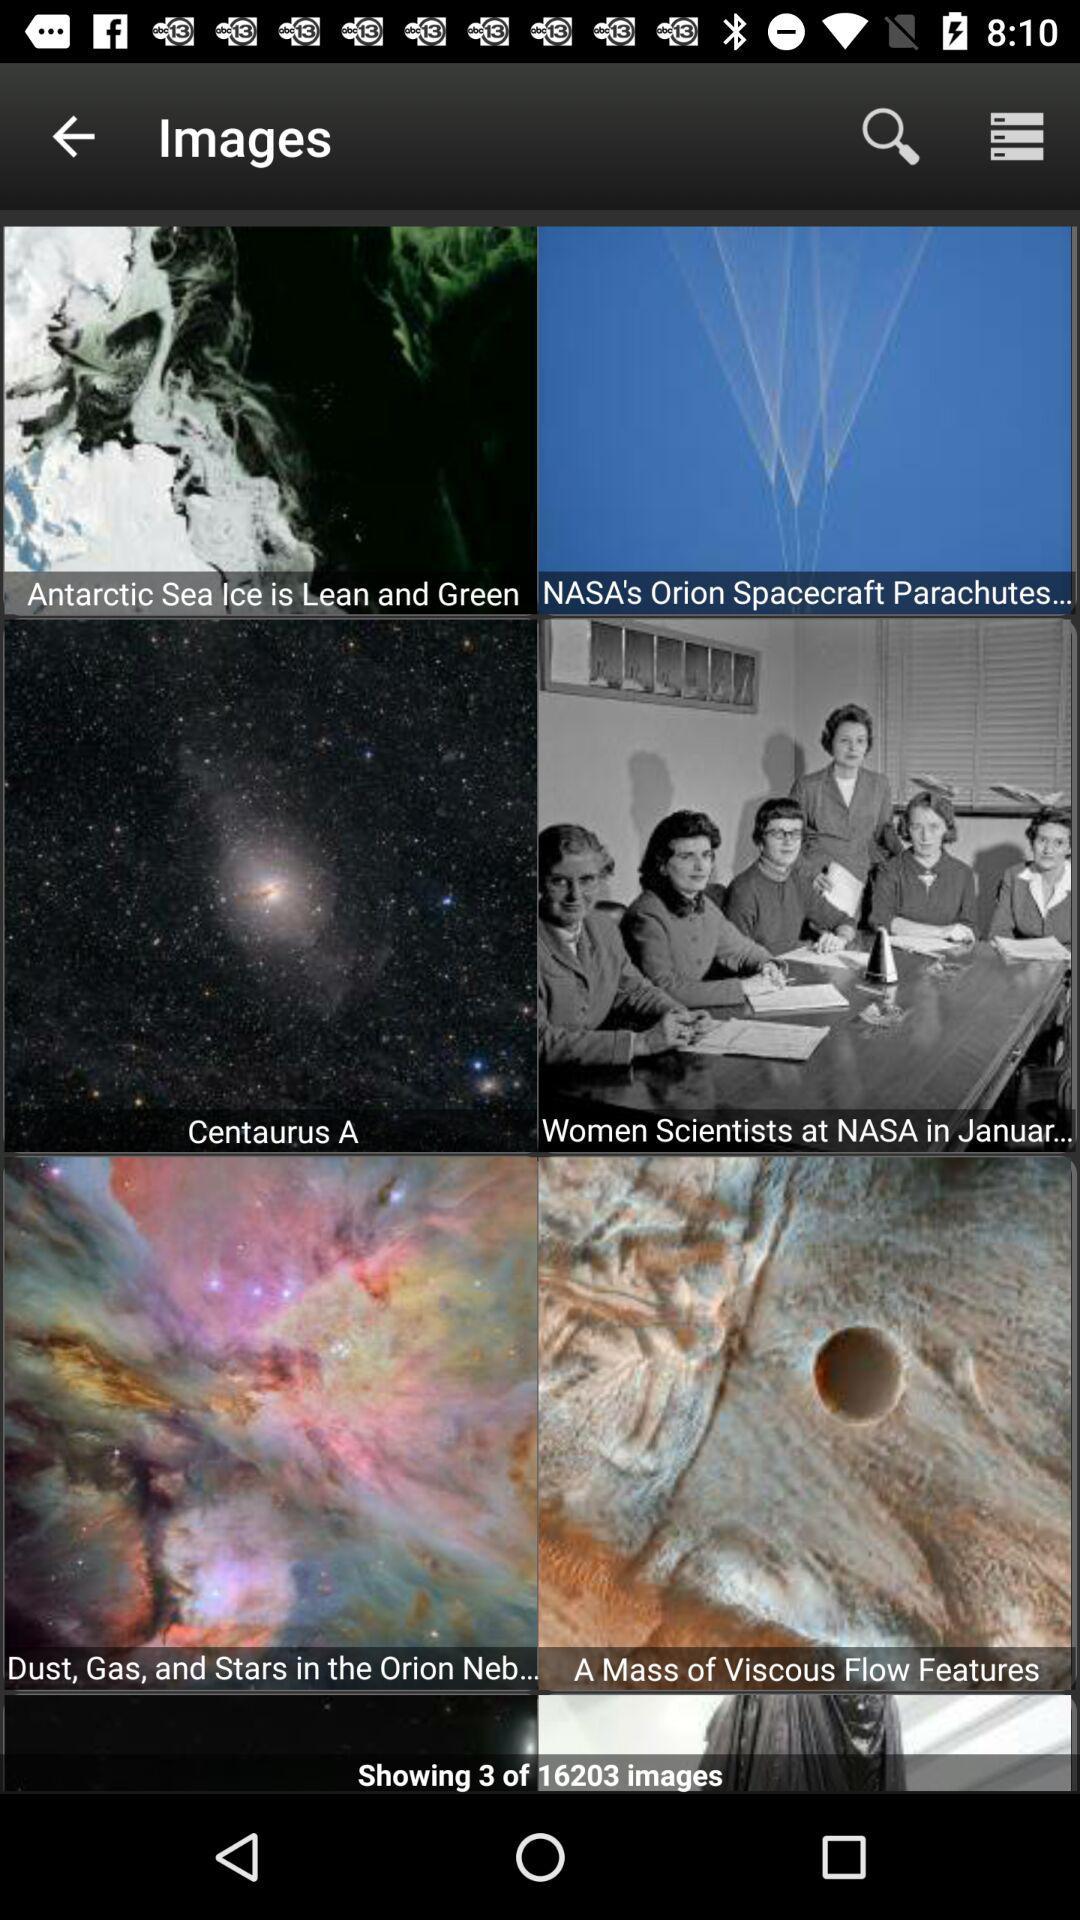 Image resolution: width=1080 pixels, height=1920 pixels. Describe the element at coordinates (890, 135) in the screenshot. I see `icon to the right of the images` at that location.